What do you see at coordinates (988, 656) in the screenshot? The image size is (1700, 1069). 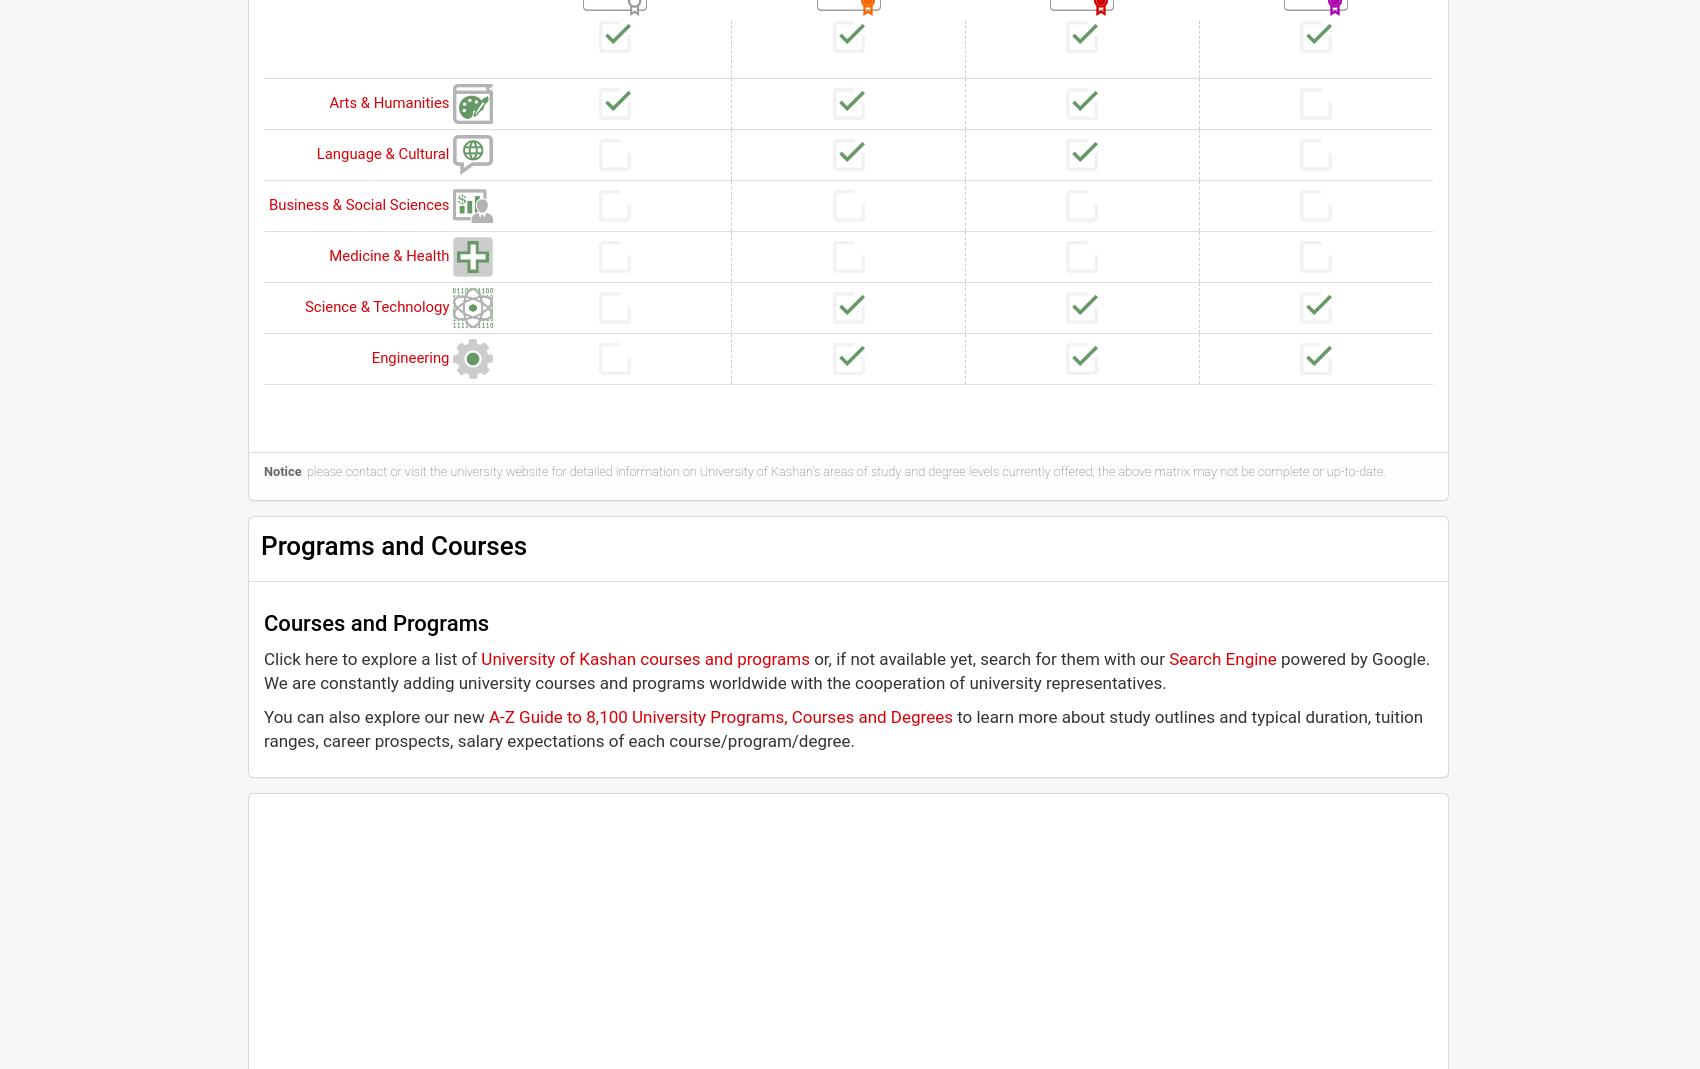 I see `'or, if not available yet, search for them with our'` at bounding box center [988, 656].